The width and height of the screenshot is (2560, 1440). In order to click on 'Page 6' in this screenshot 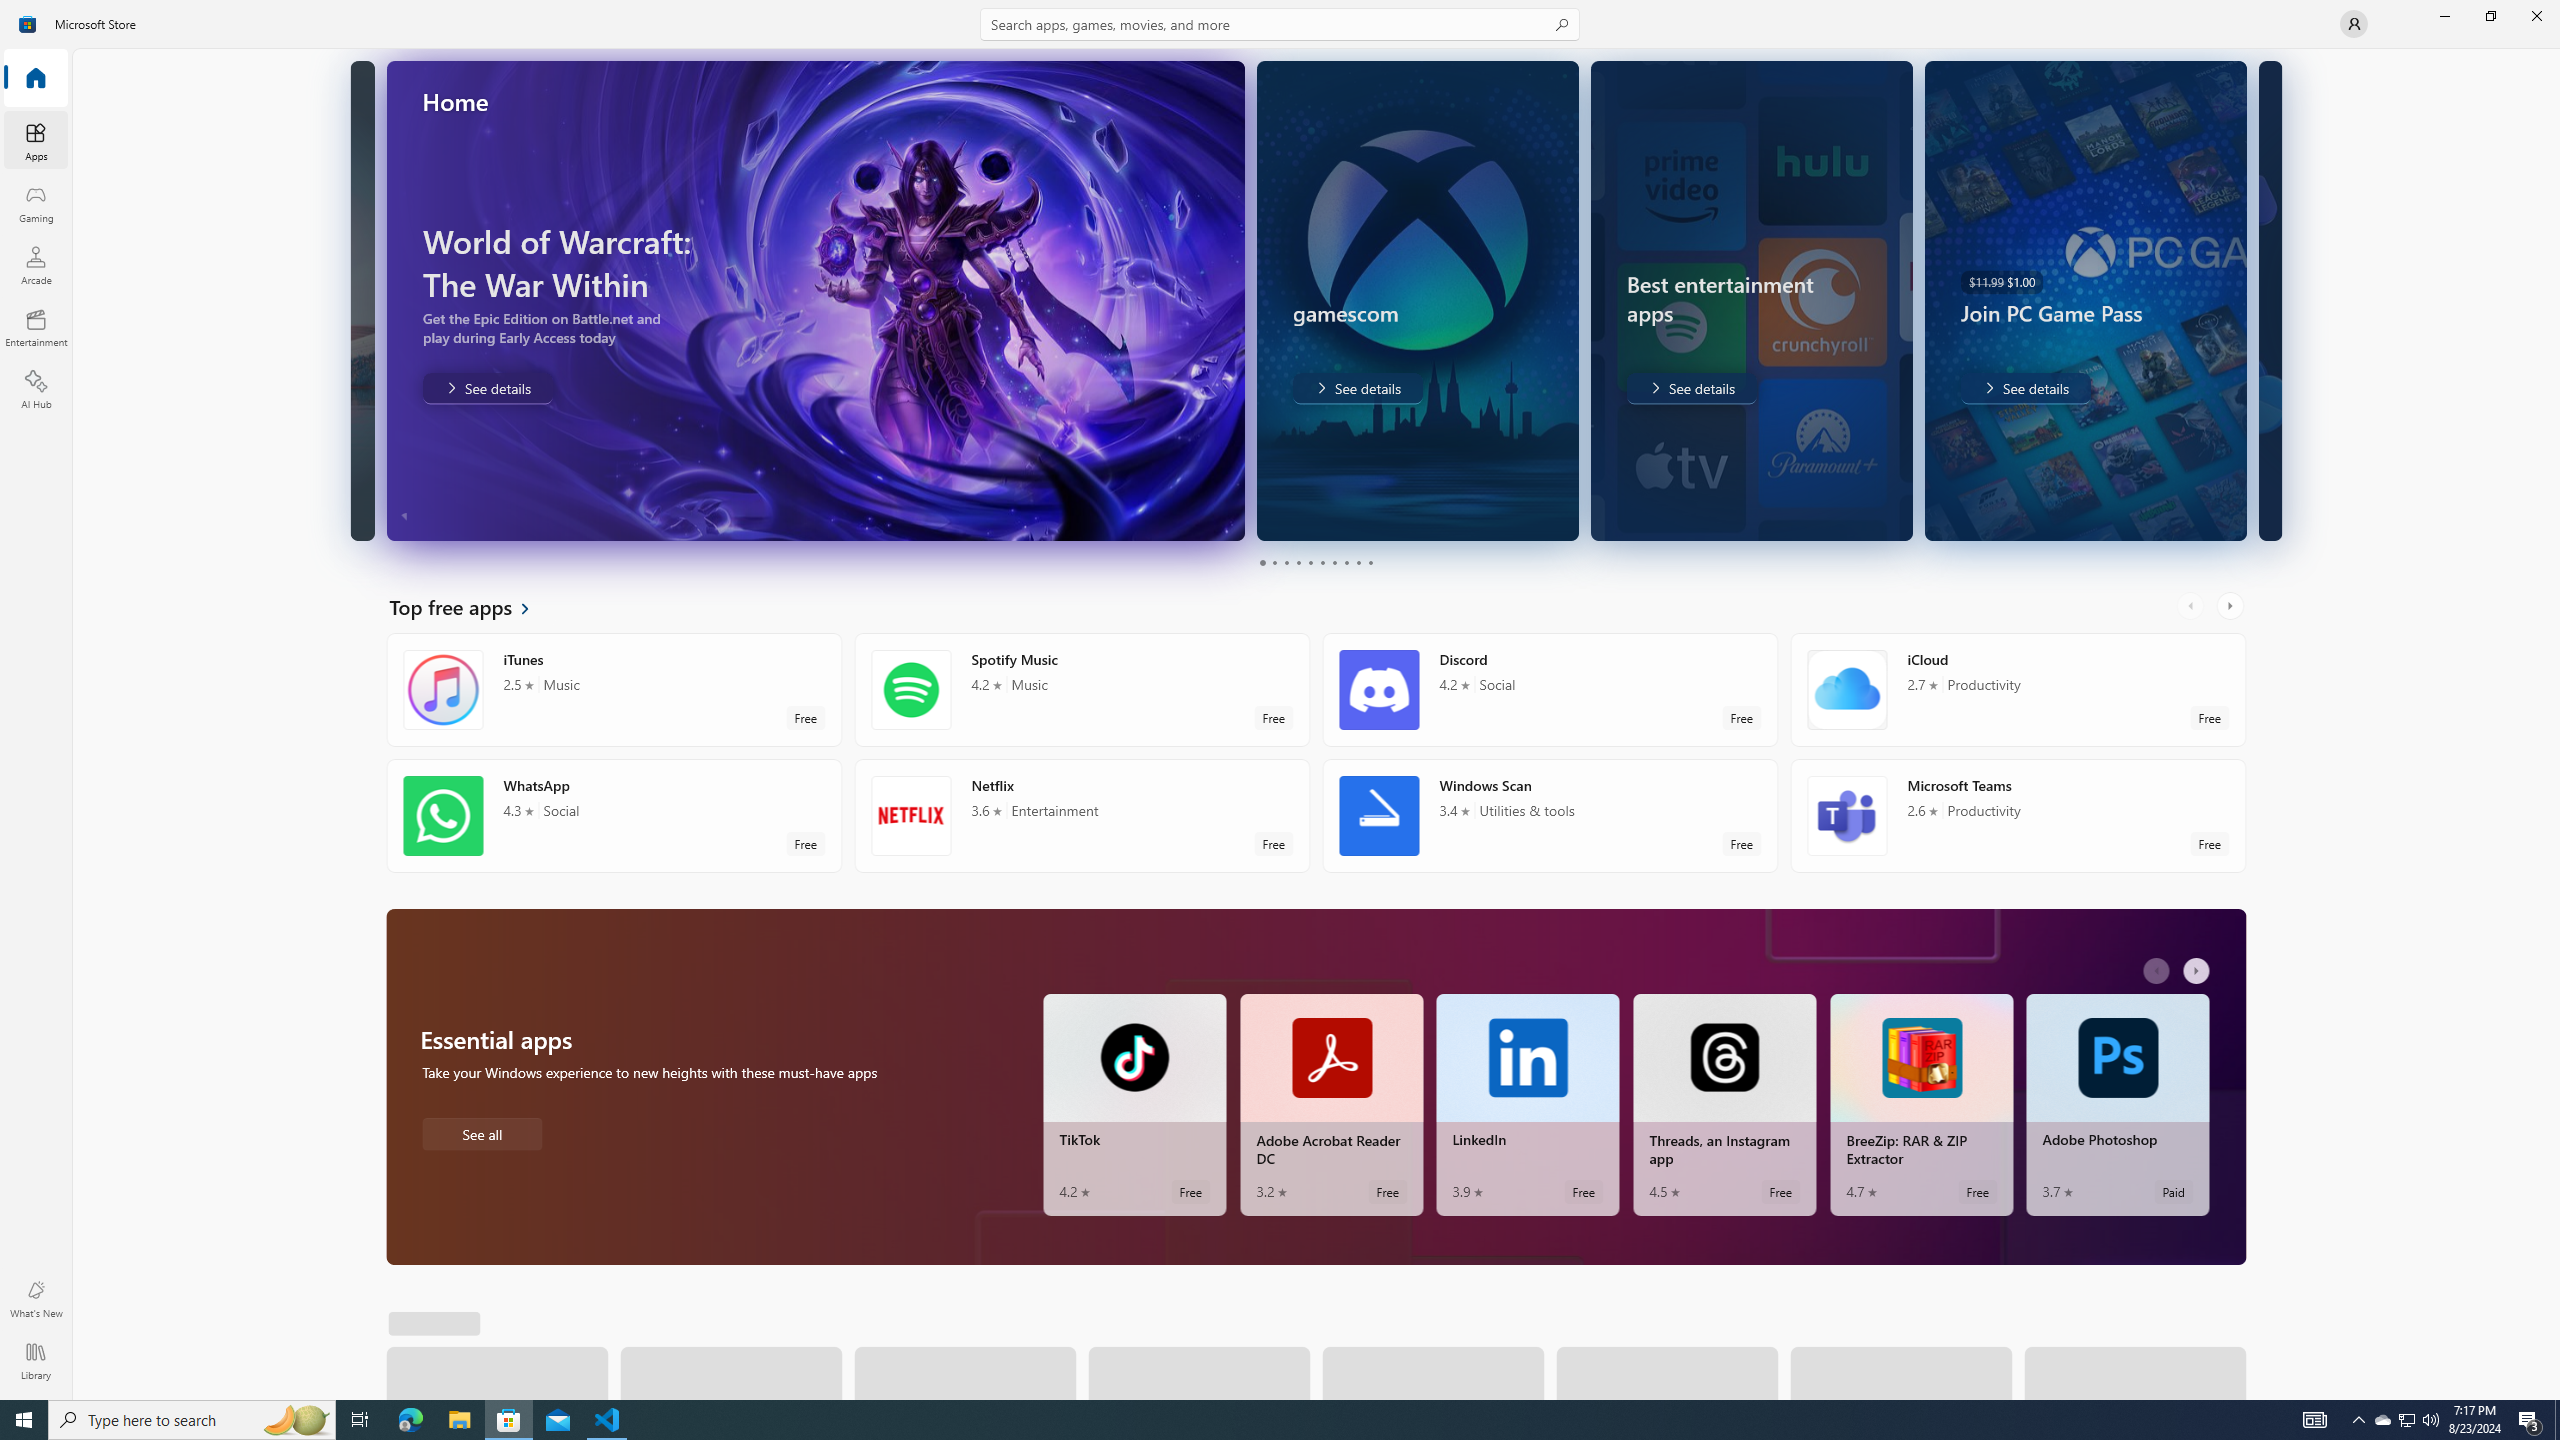, I will do `click(1321, 562)`.